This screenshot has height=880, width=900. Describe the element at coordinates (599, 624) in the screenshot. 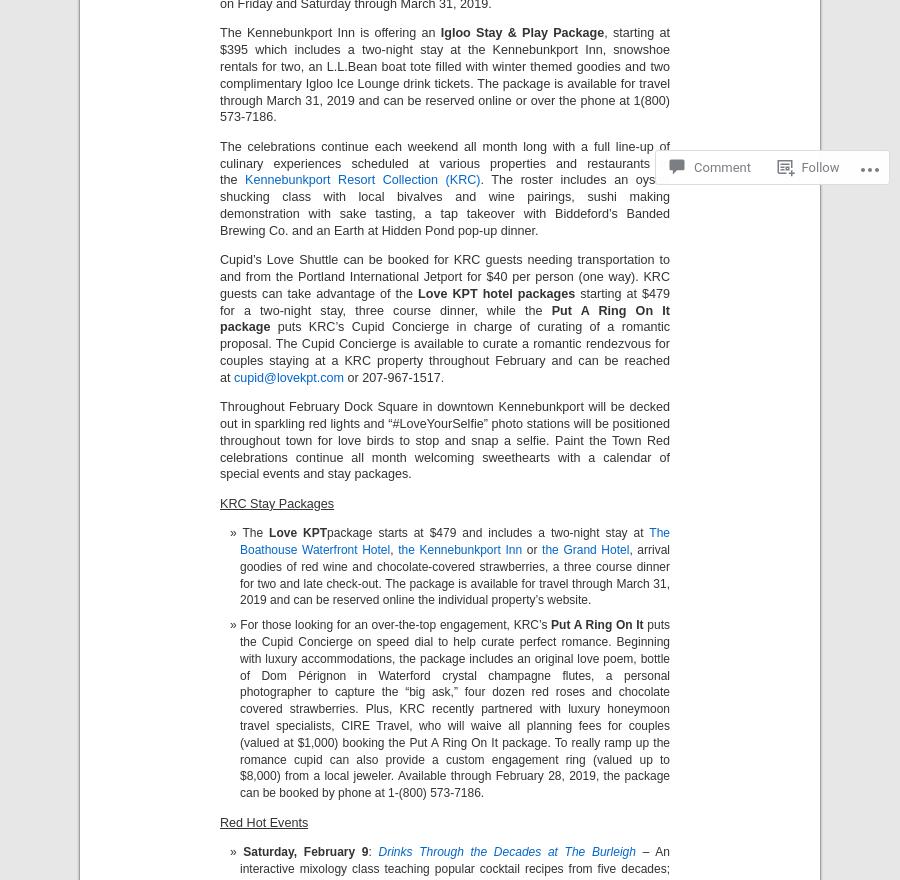

I see `'Put A Ring On It'` at that location.